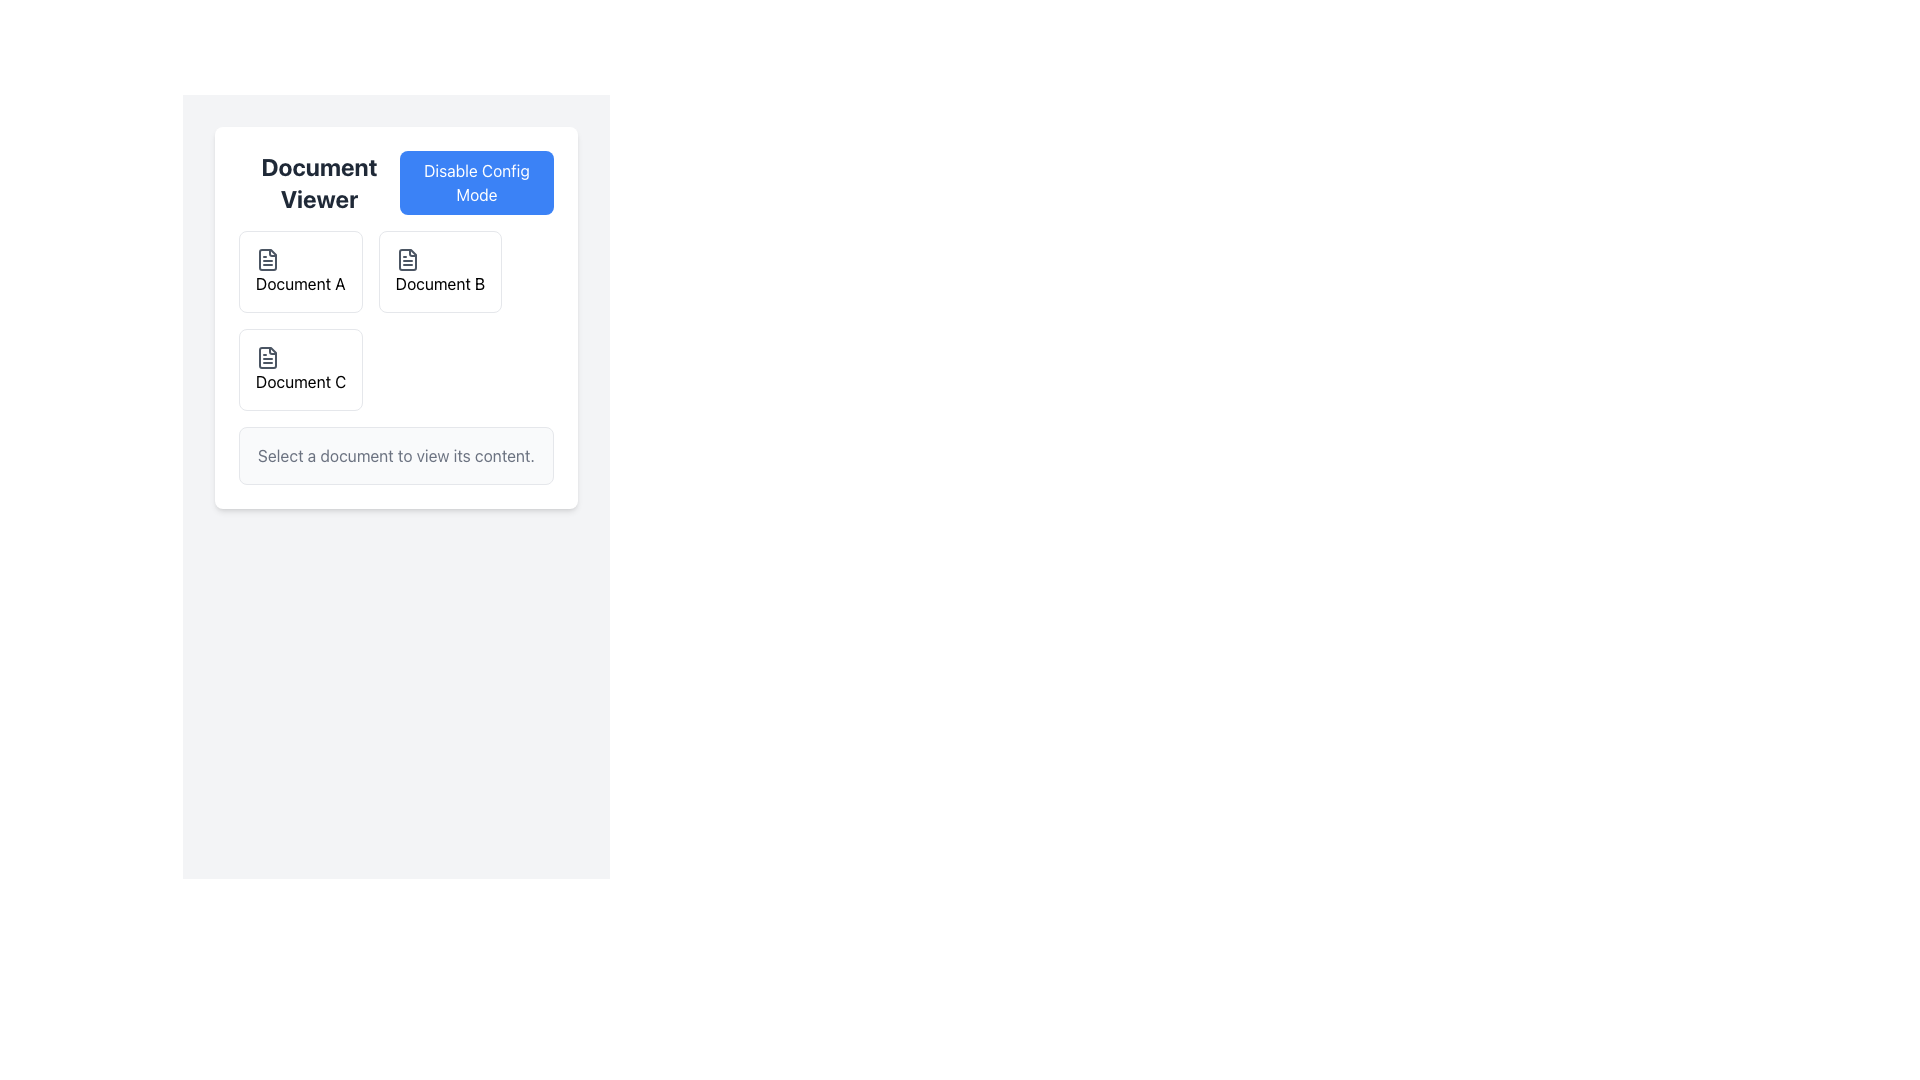 The image size is (1920, 1080). What do you see at coordinates (300, 370) in the screenshot?
I see `the button labeled 'Document C', which features a document icon and is the third button in a group of three document buttons located in the bottom-left position relative to 'Document A' and 'Document B'` at bounding box center [300, 370].